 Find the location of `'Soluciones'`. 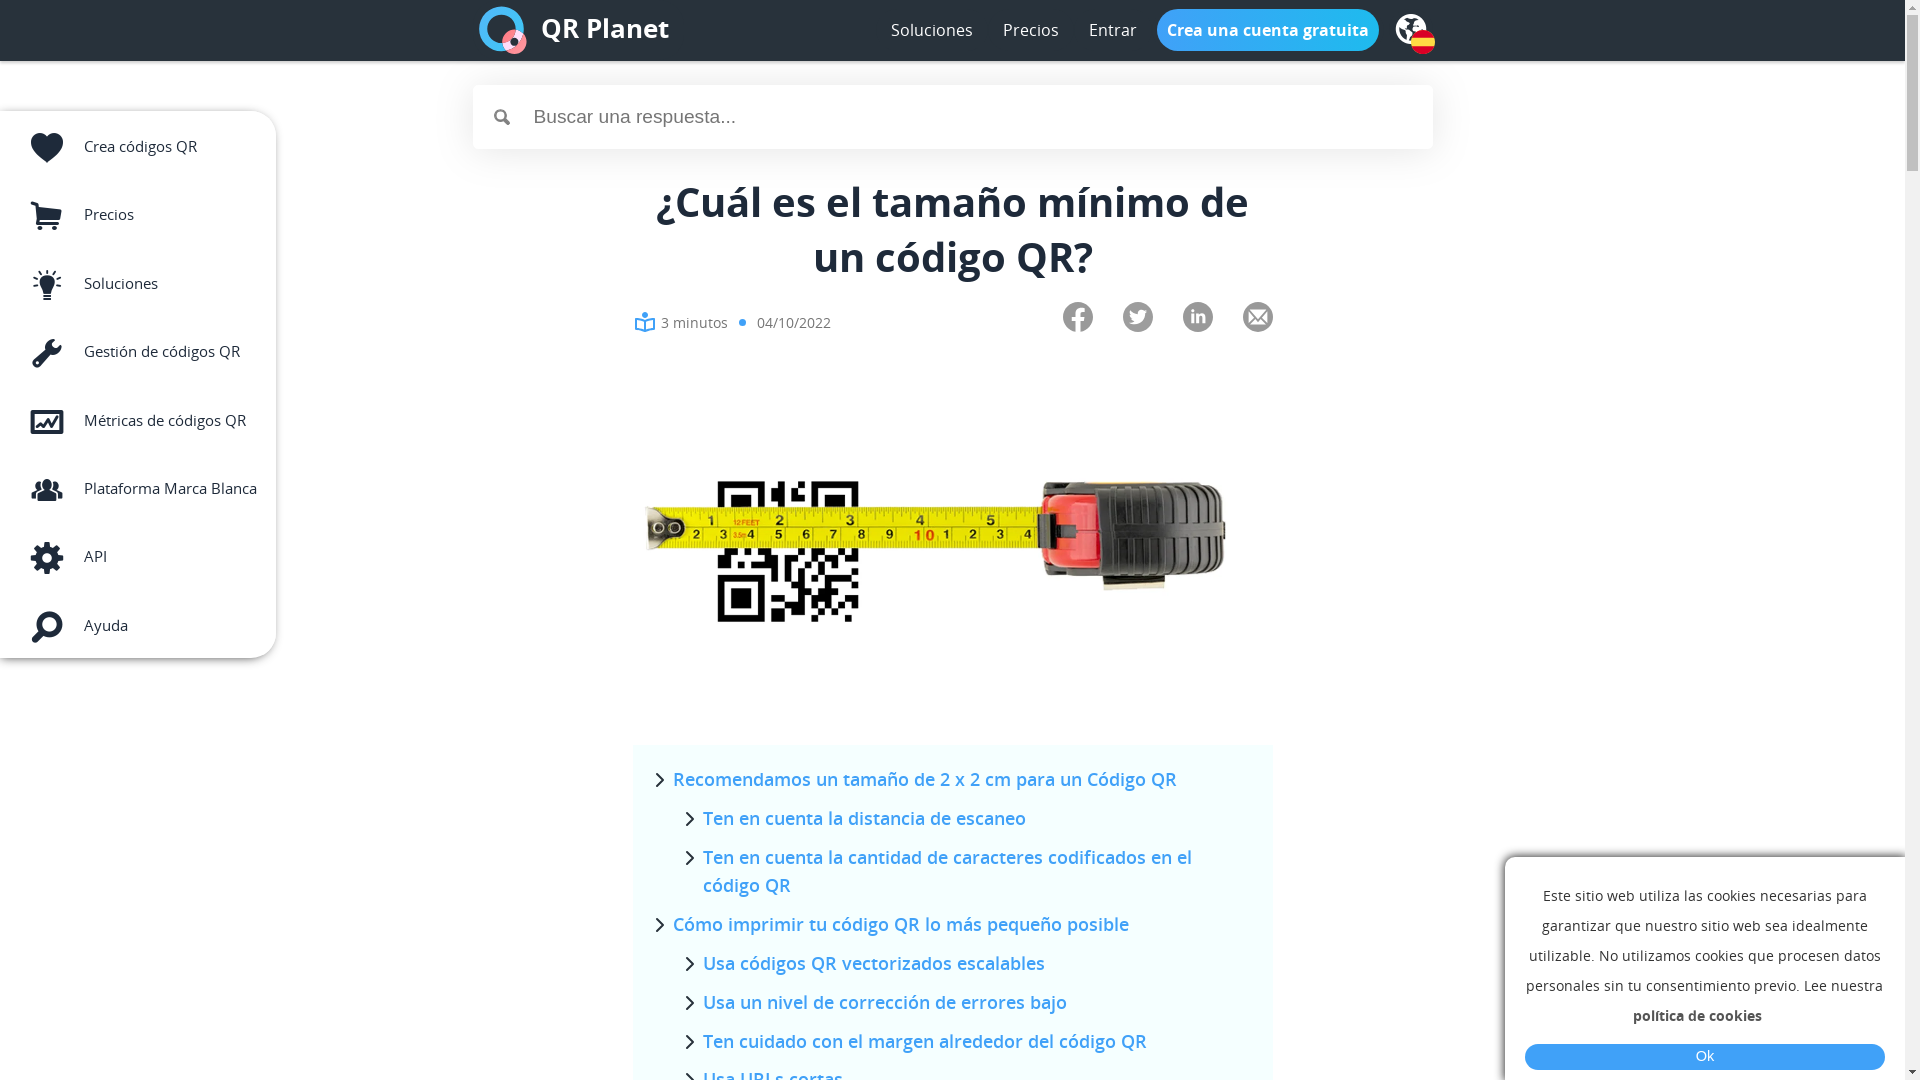

'Soluciones' is located at coordinates (930, 30).